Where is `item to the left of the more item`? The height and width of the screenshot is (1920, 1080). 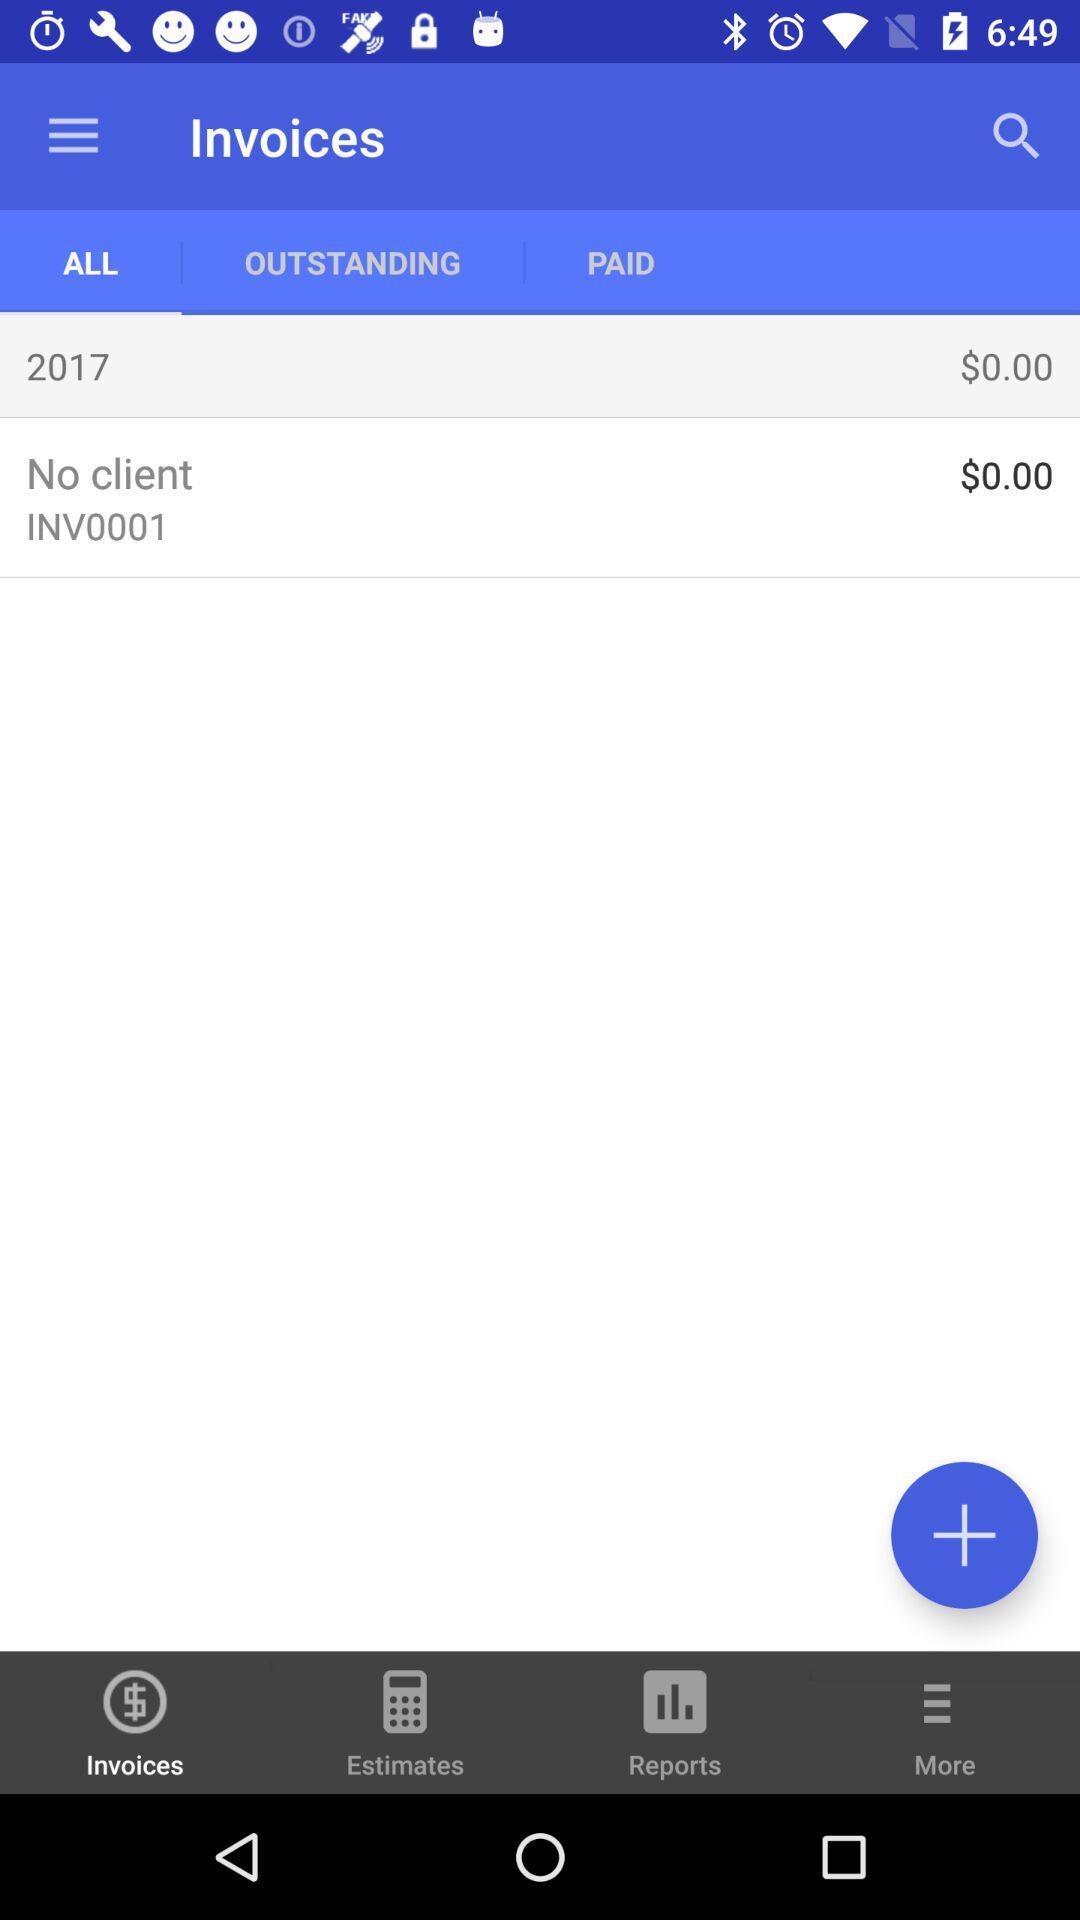 item to the left of the more item is located at coordinates (675, 1731).